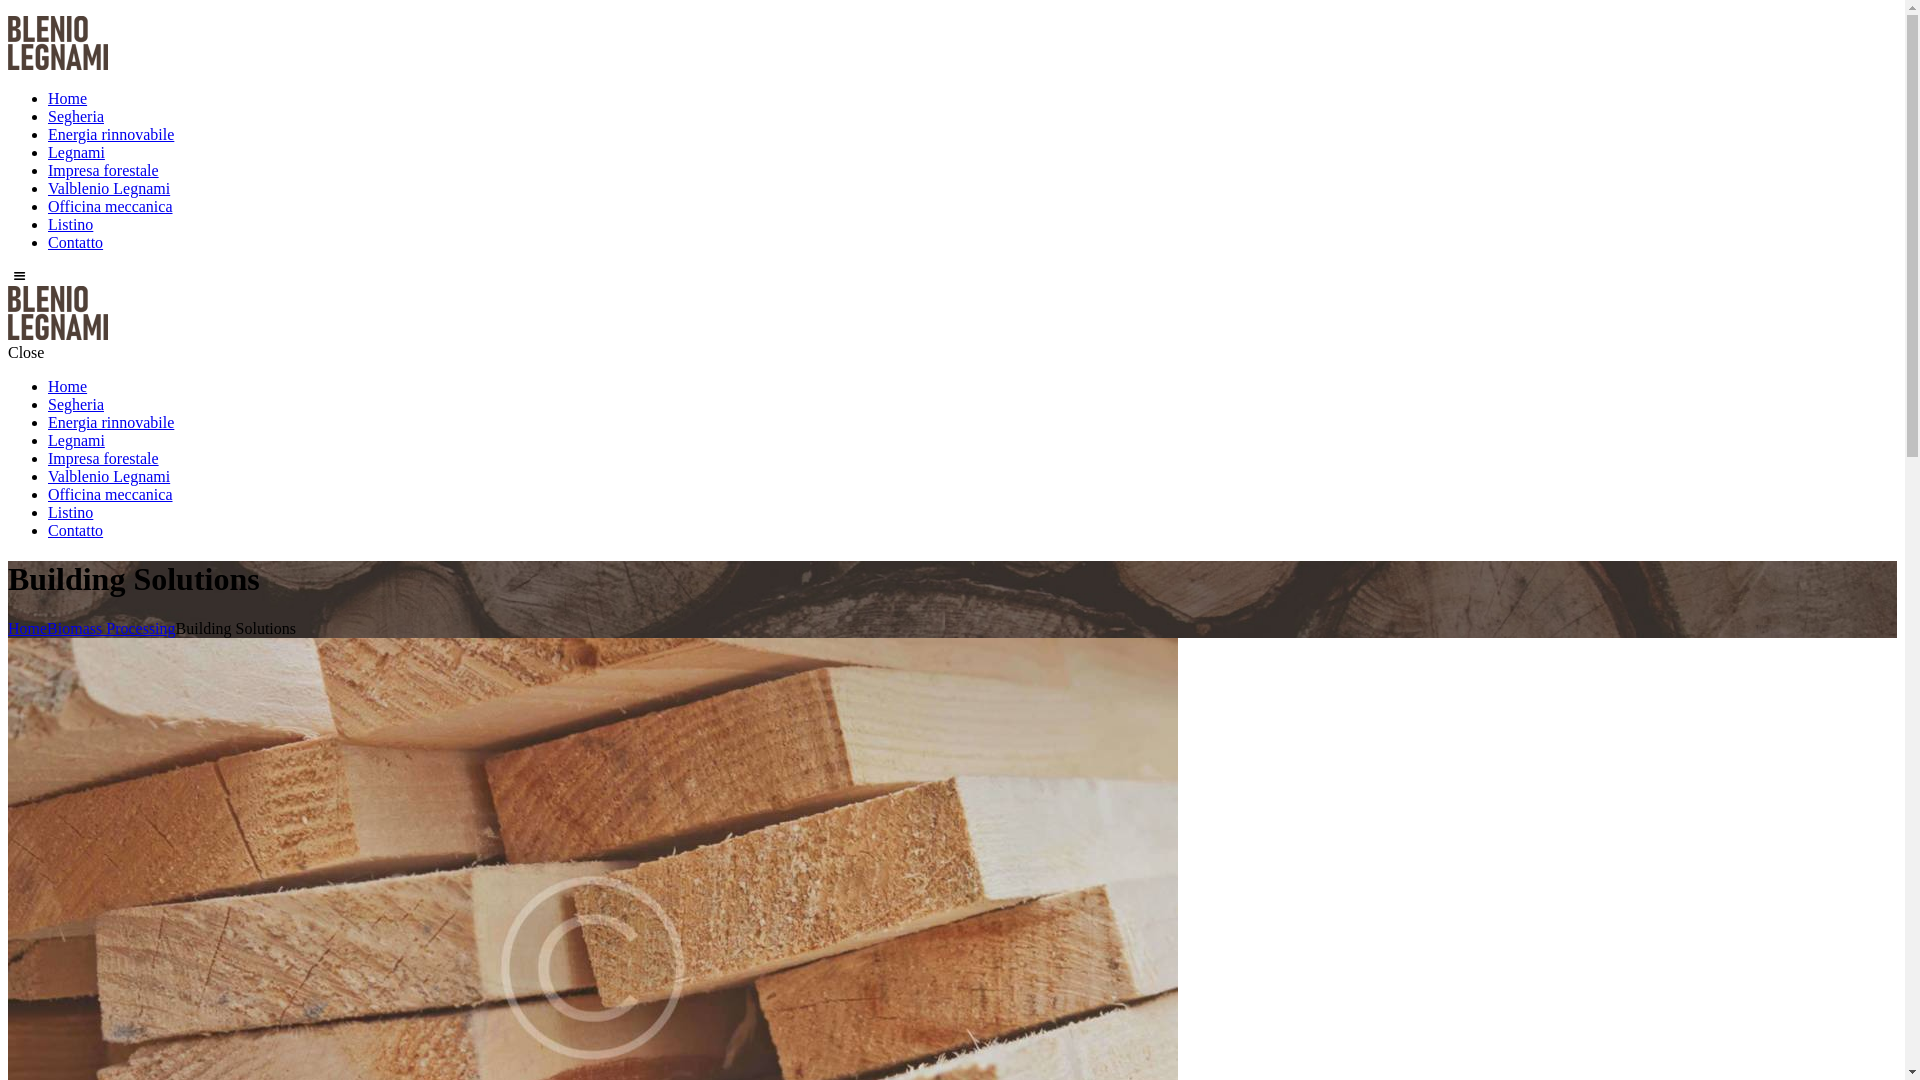  What do you see at coordinates (76, 404) in the screenshot?
I see `'Segheria'` at bounding box center [76, 404].